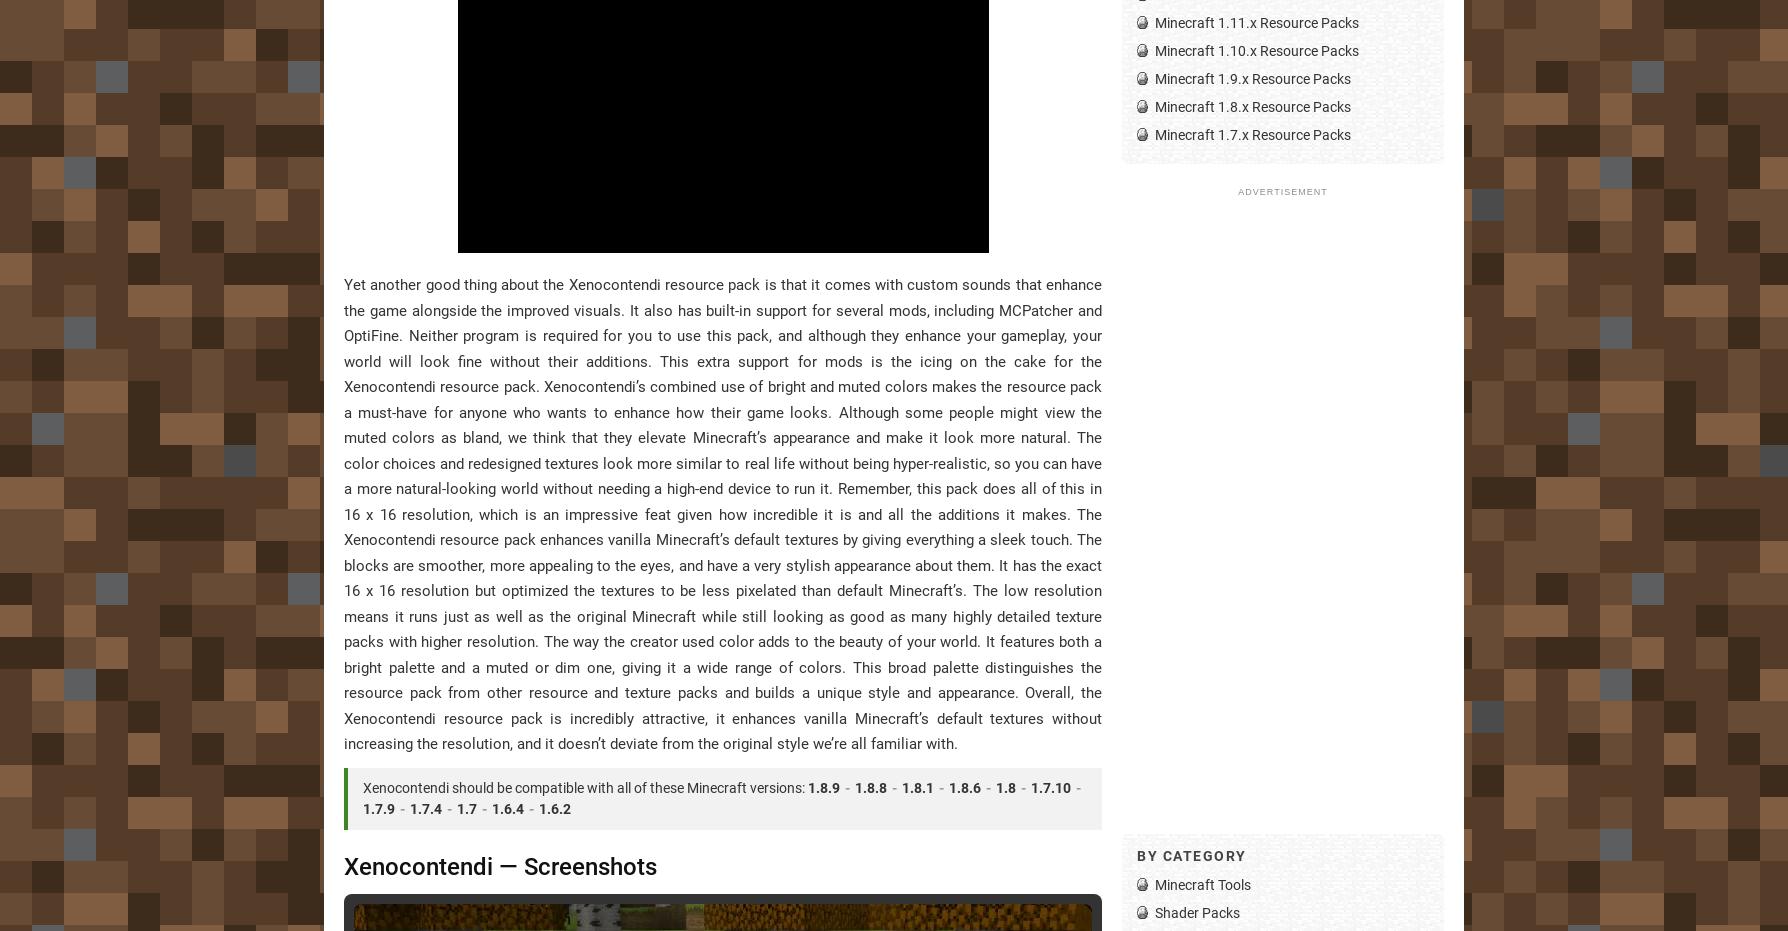 The image size is (1788, 931). Describe the element at coordinates (869, 786) in the screenshot. I see `'1.8.8'` at that location.